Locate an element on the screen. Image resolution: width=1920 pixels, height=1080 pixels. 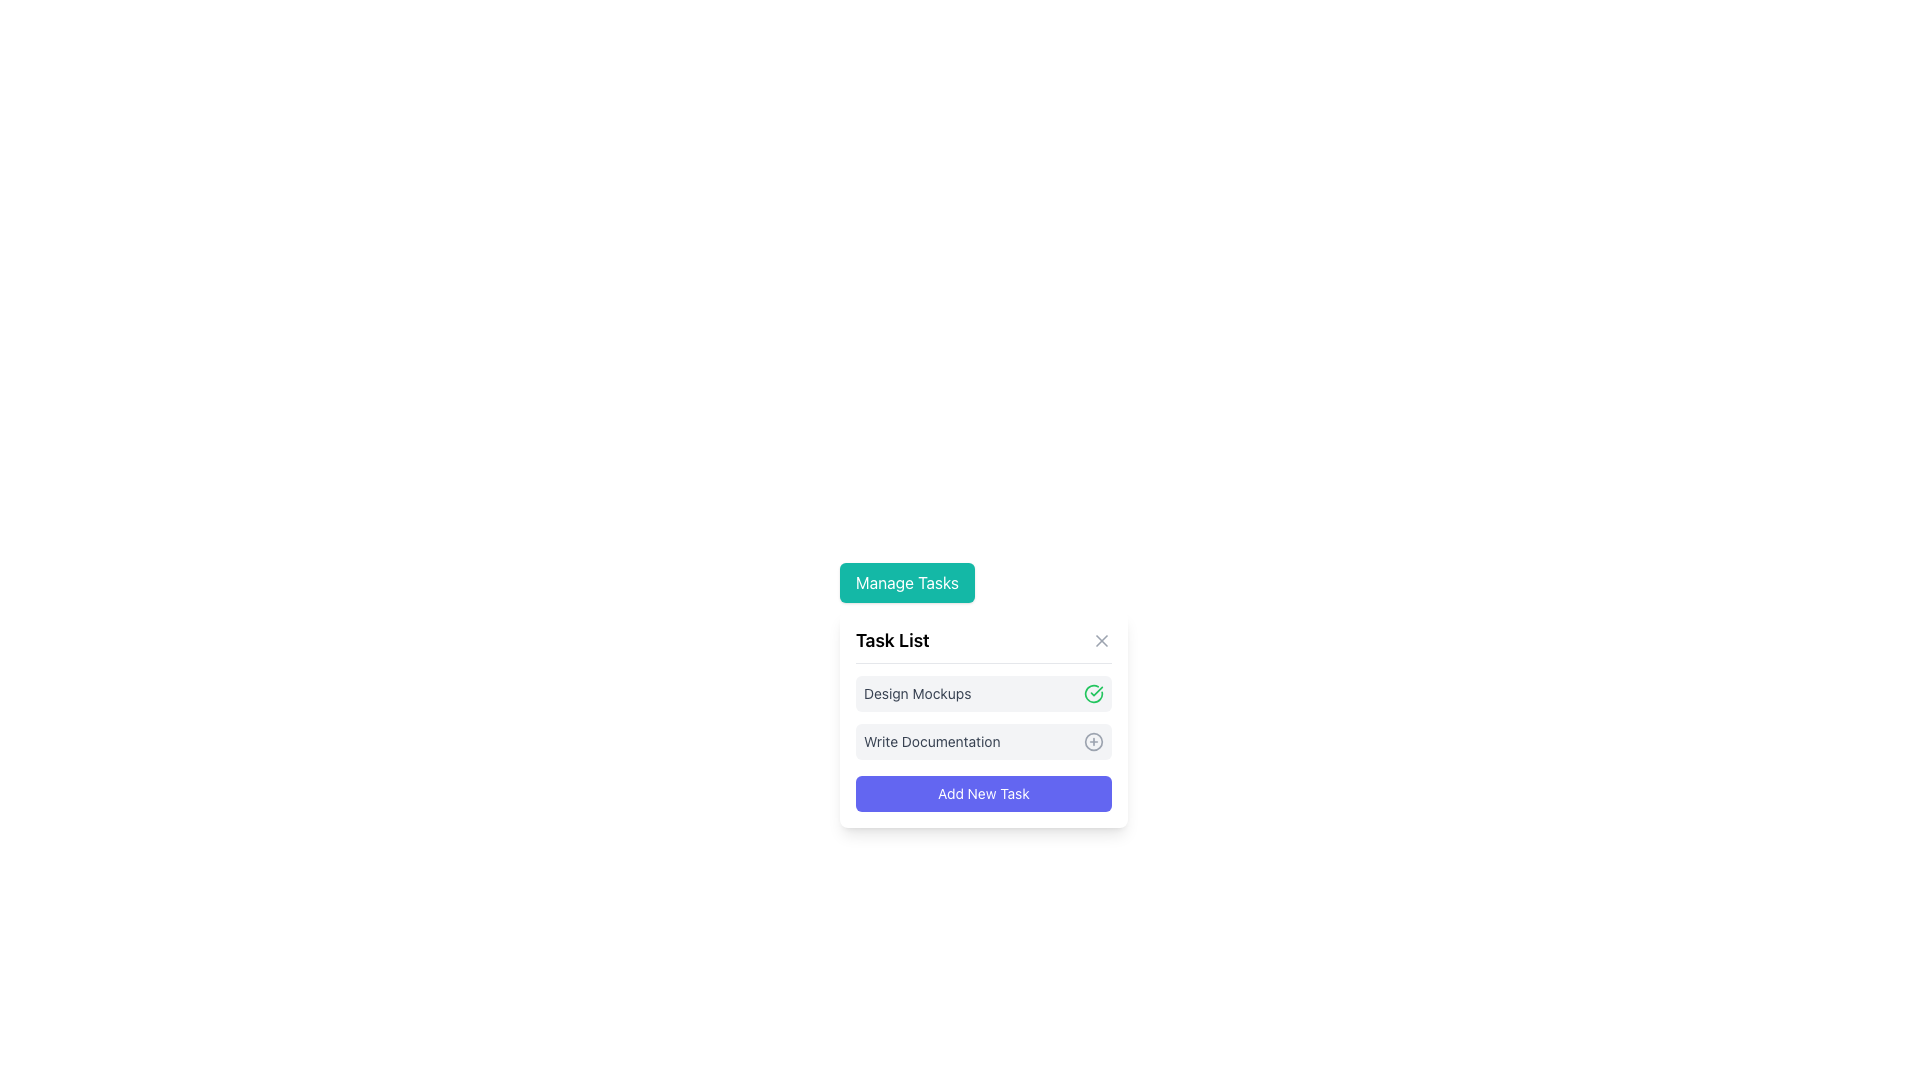
the close button located at the top-right of the 'Task List' section is located at coordinates (1100, 640).